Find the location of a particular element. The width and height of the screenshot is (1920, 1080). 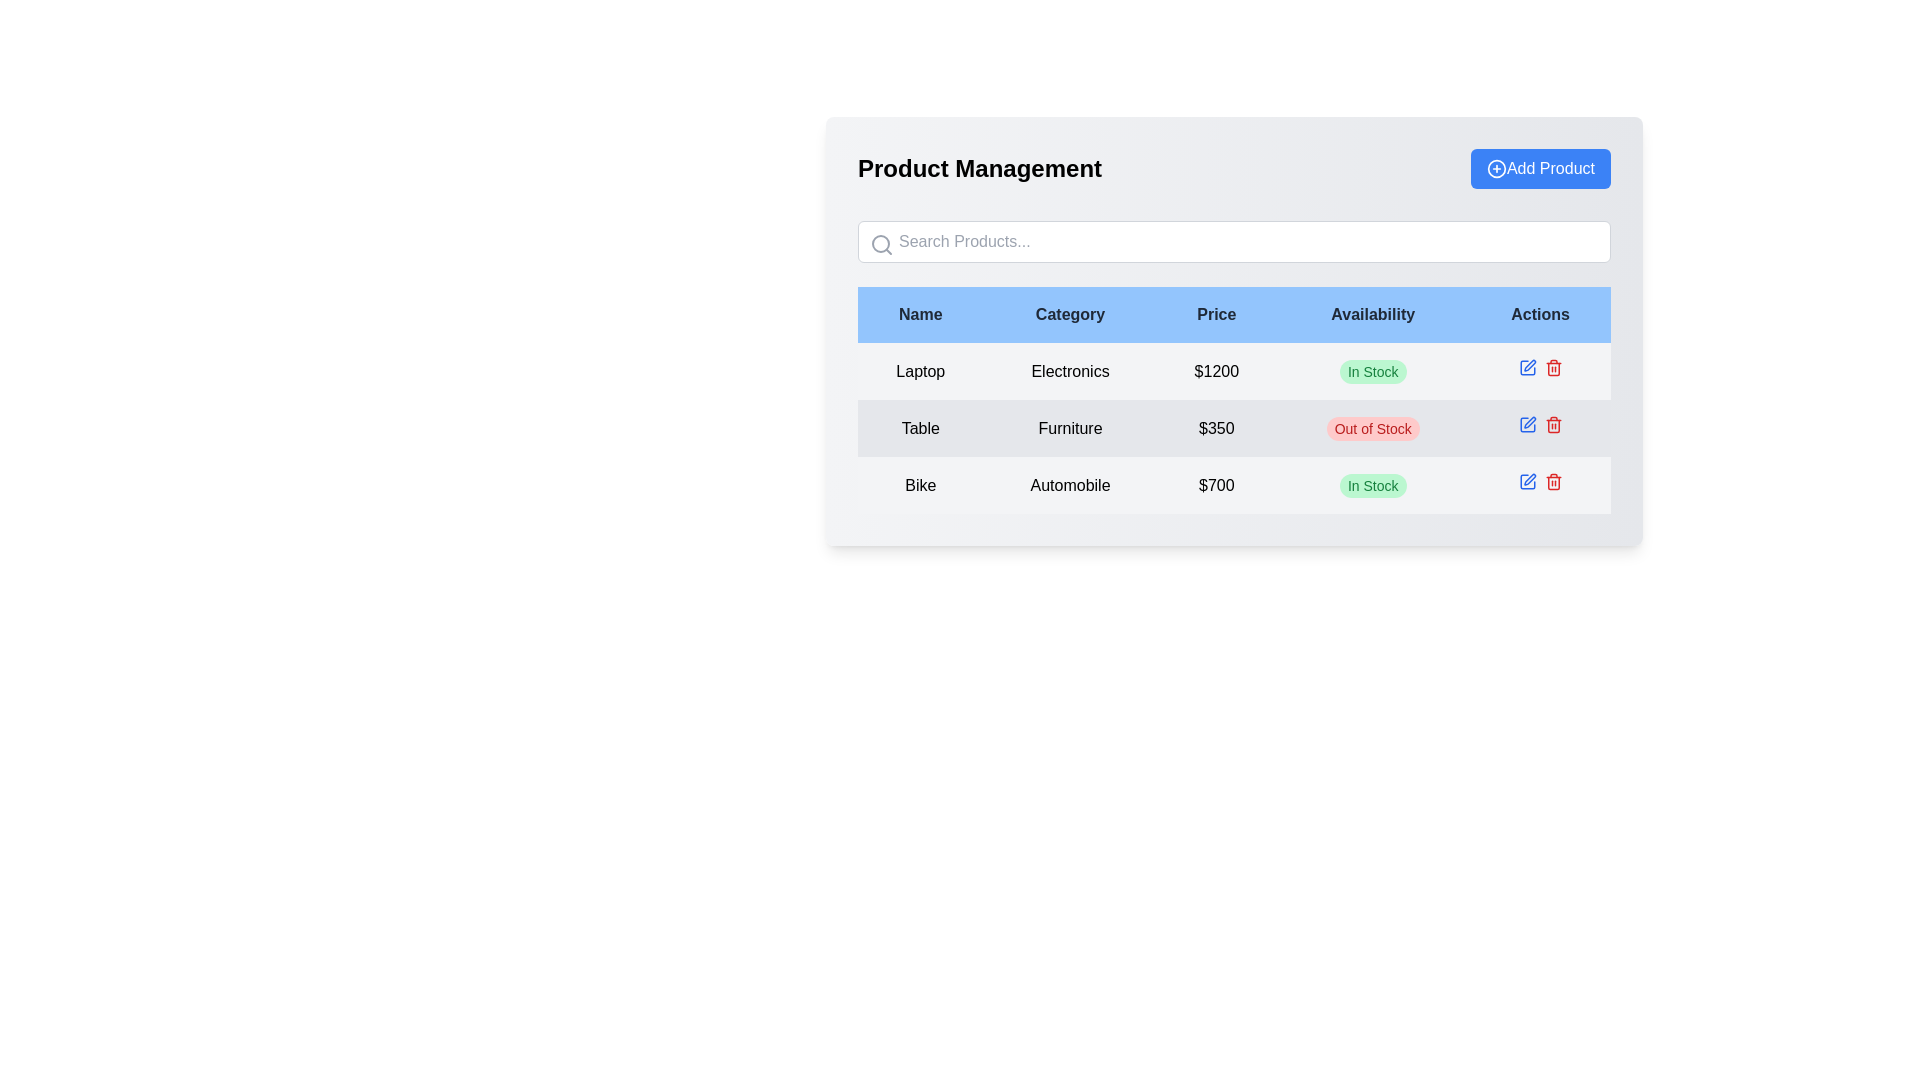

the Text label indicating the category of items in the table, positioned between the 'Name' and 'Price' headers is located at coordinates (1069, 315).